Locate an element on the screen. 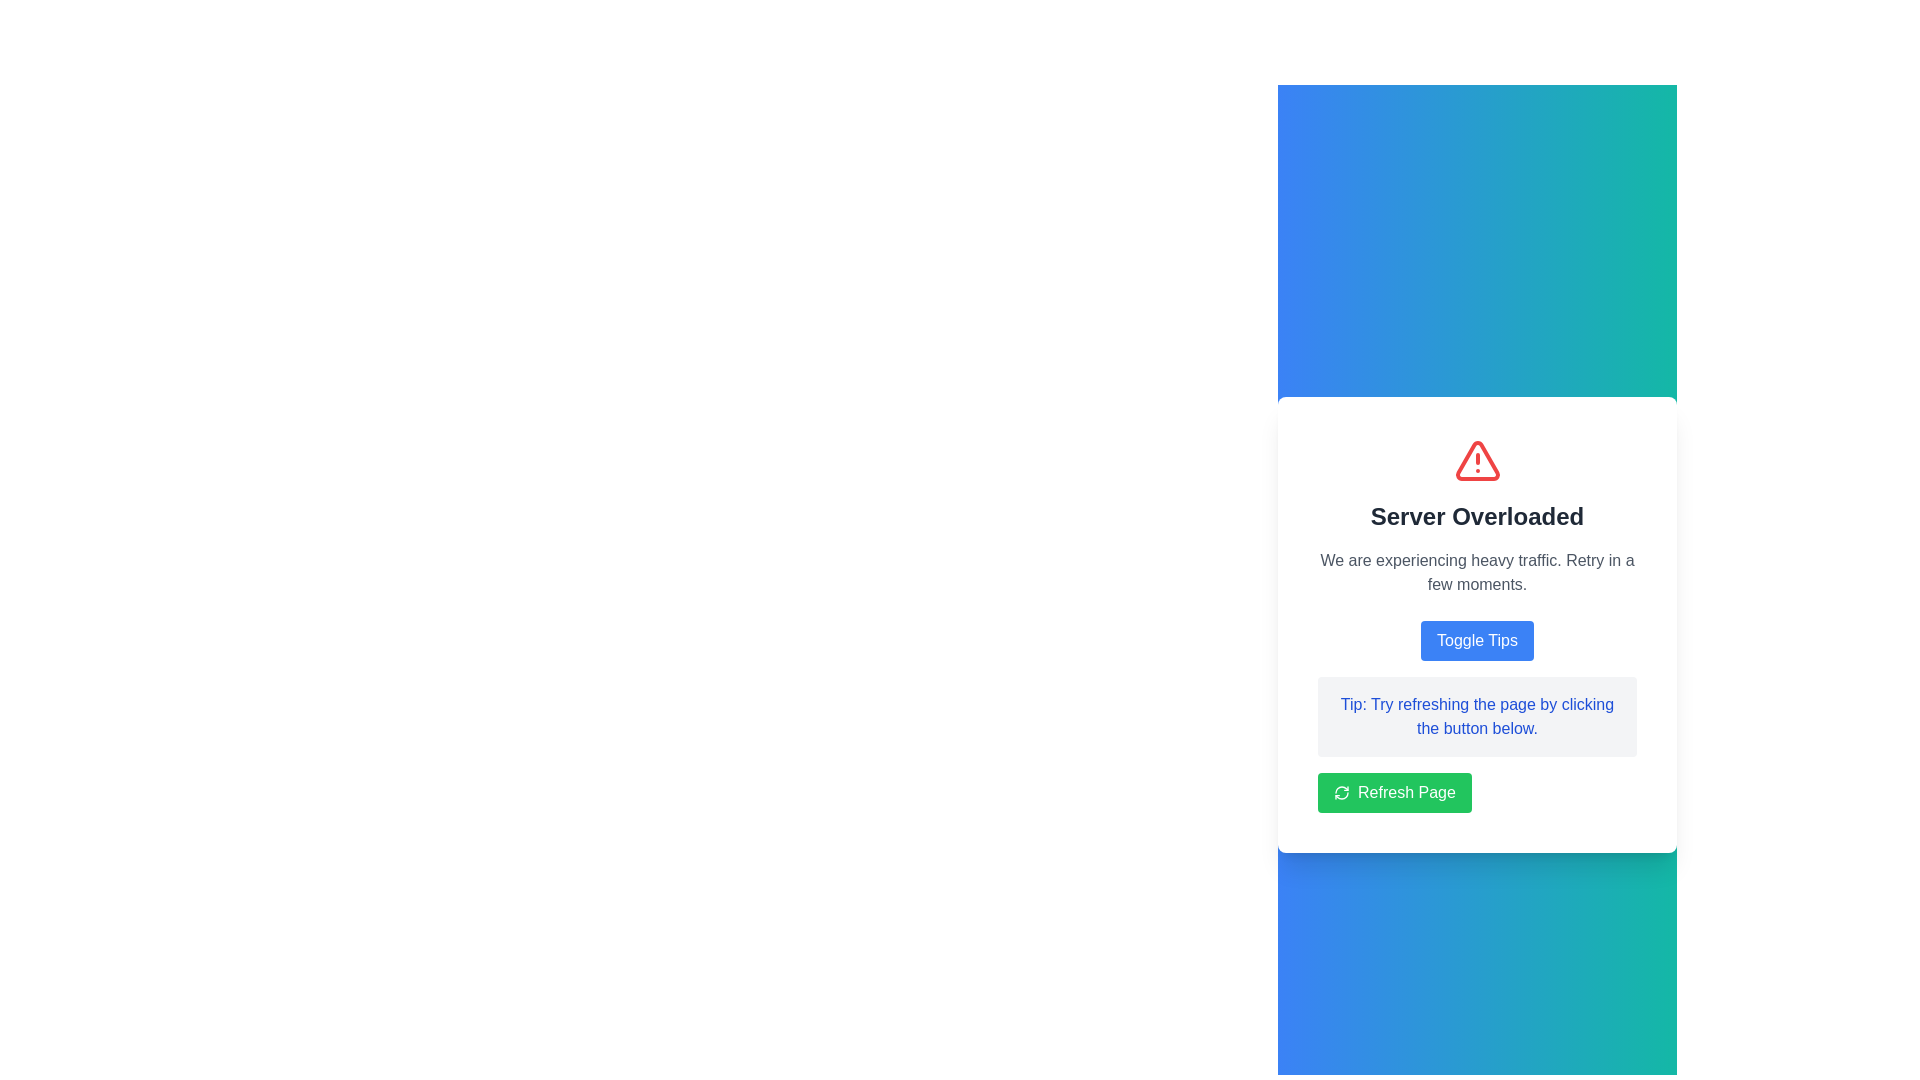  the static text block that displays the server status, located below the title 'Server Overloaded' and above the 'Toggle Tips' button is located at coordinates (1477, 573).